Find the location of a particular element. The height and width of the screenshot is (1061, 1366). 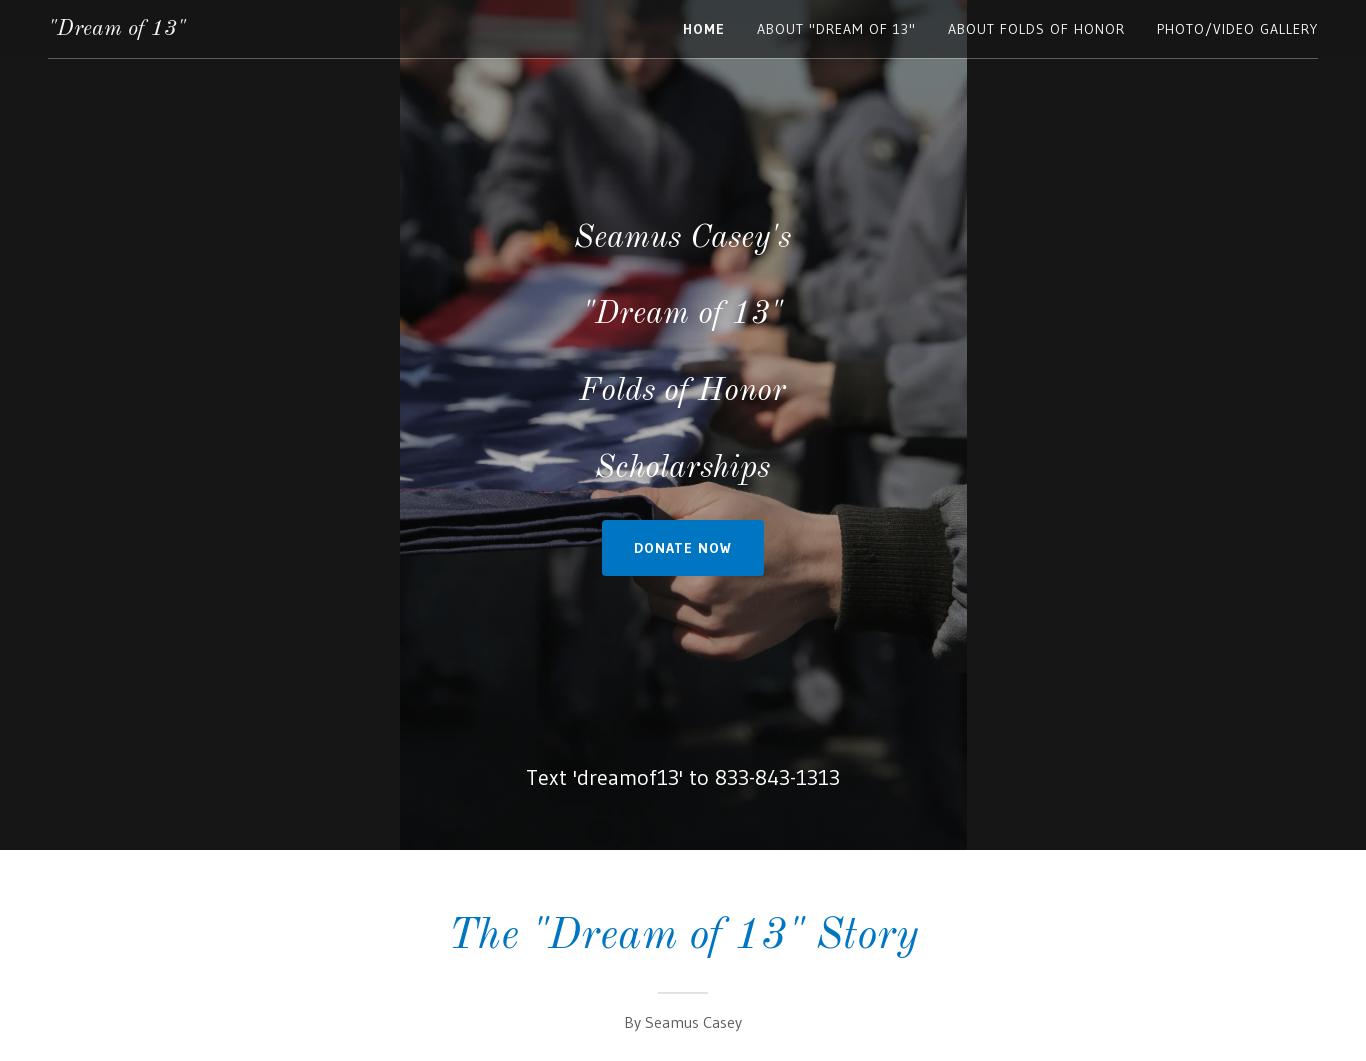

'833-843-1313' is located at coordinates (714, 777).